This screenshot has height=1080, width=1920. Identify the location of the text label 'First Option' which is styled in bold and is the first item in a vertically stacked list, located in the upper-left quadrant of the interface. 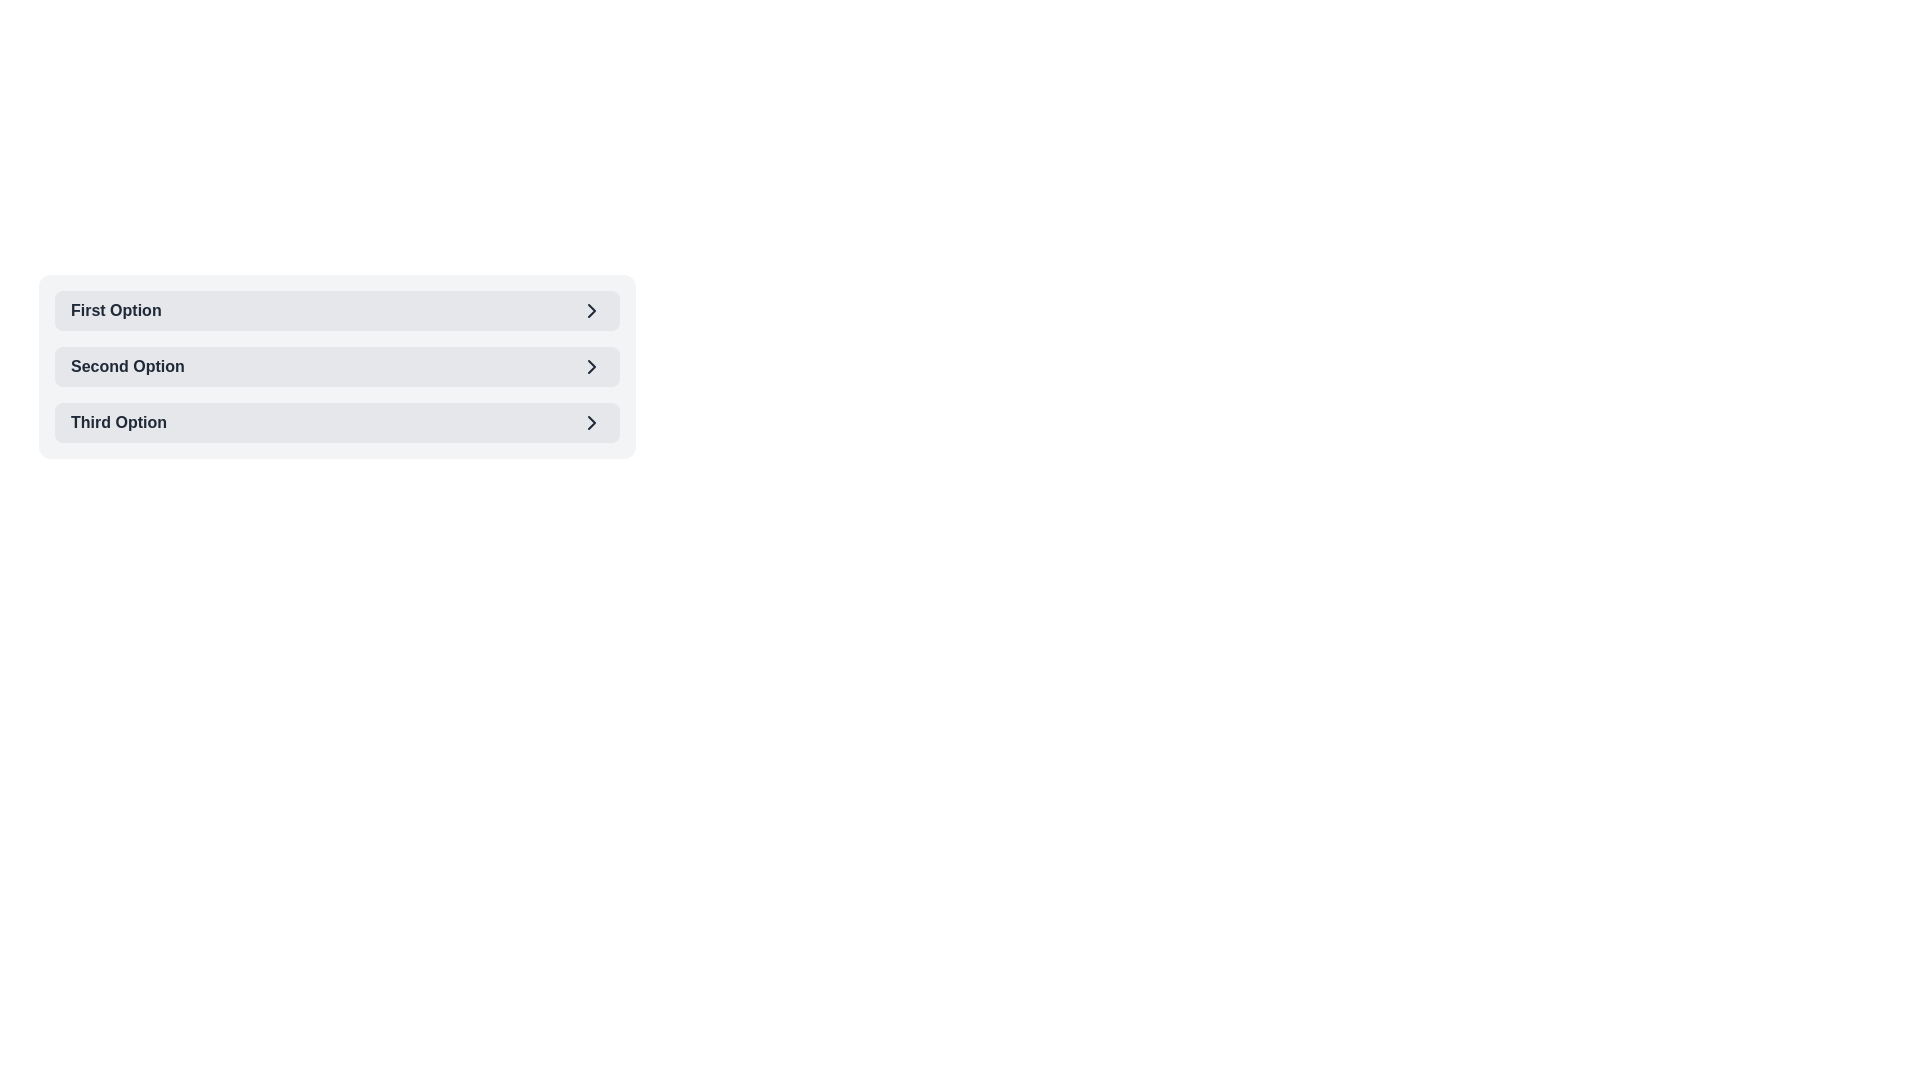
(115, 311).